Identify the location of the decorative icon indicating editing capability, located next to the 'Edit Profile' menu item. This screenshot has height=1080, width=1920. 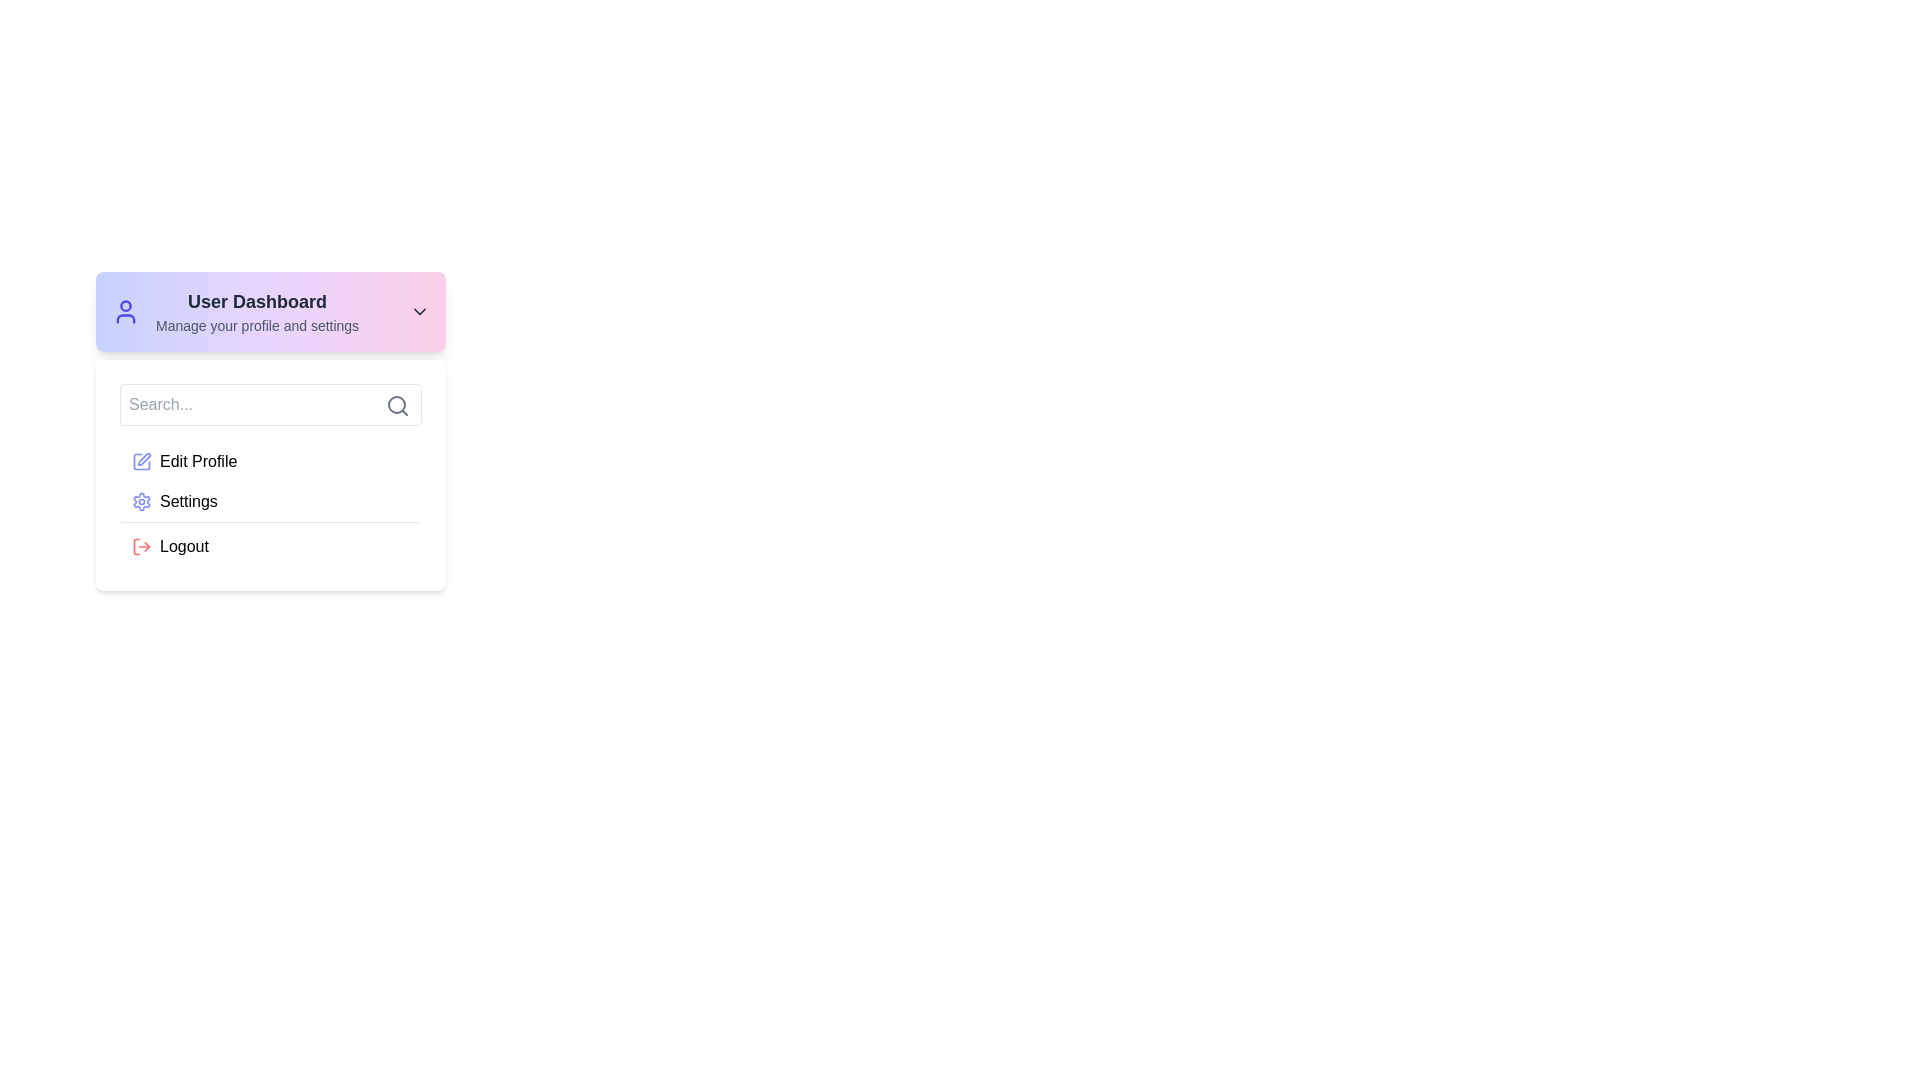
(143, 459).